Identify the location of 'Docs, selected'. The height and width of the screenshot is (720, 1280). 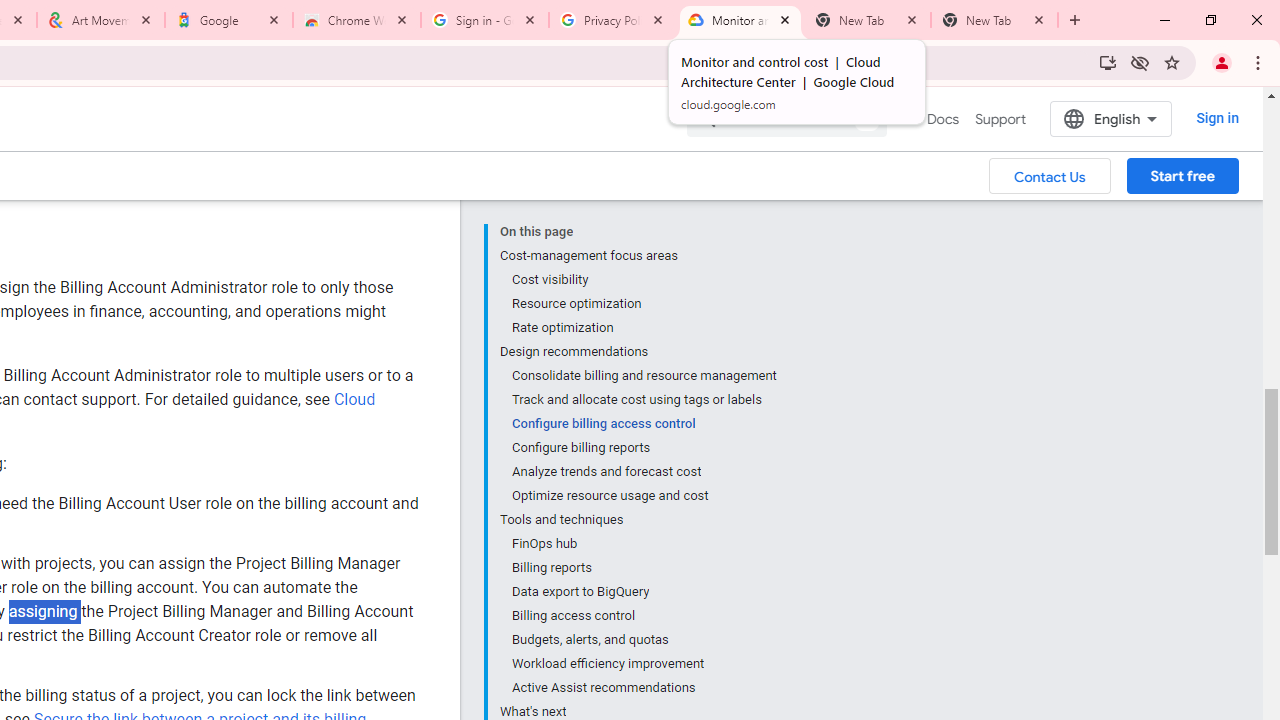
(941, 119).